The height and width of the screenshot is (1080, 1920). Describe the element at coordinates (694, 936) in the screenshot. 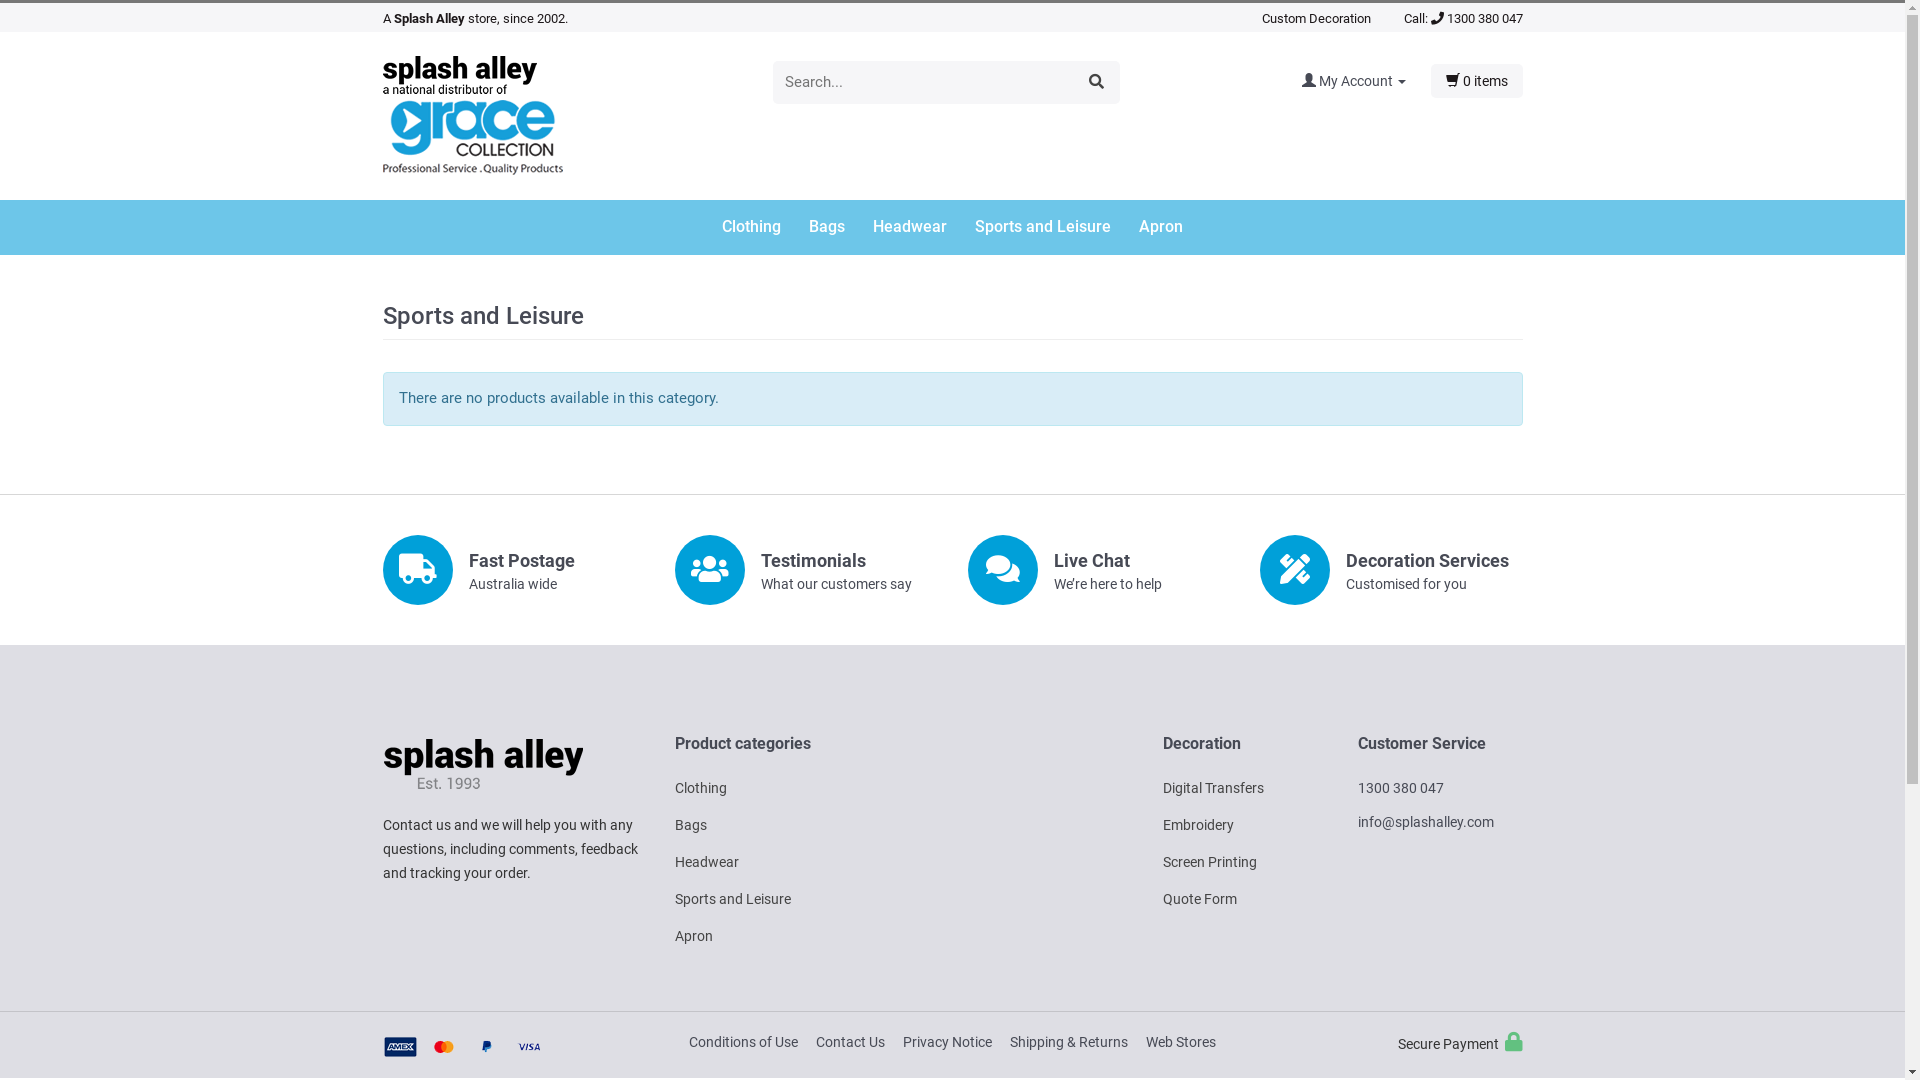

I see `'Apron'` at that location.